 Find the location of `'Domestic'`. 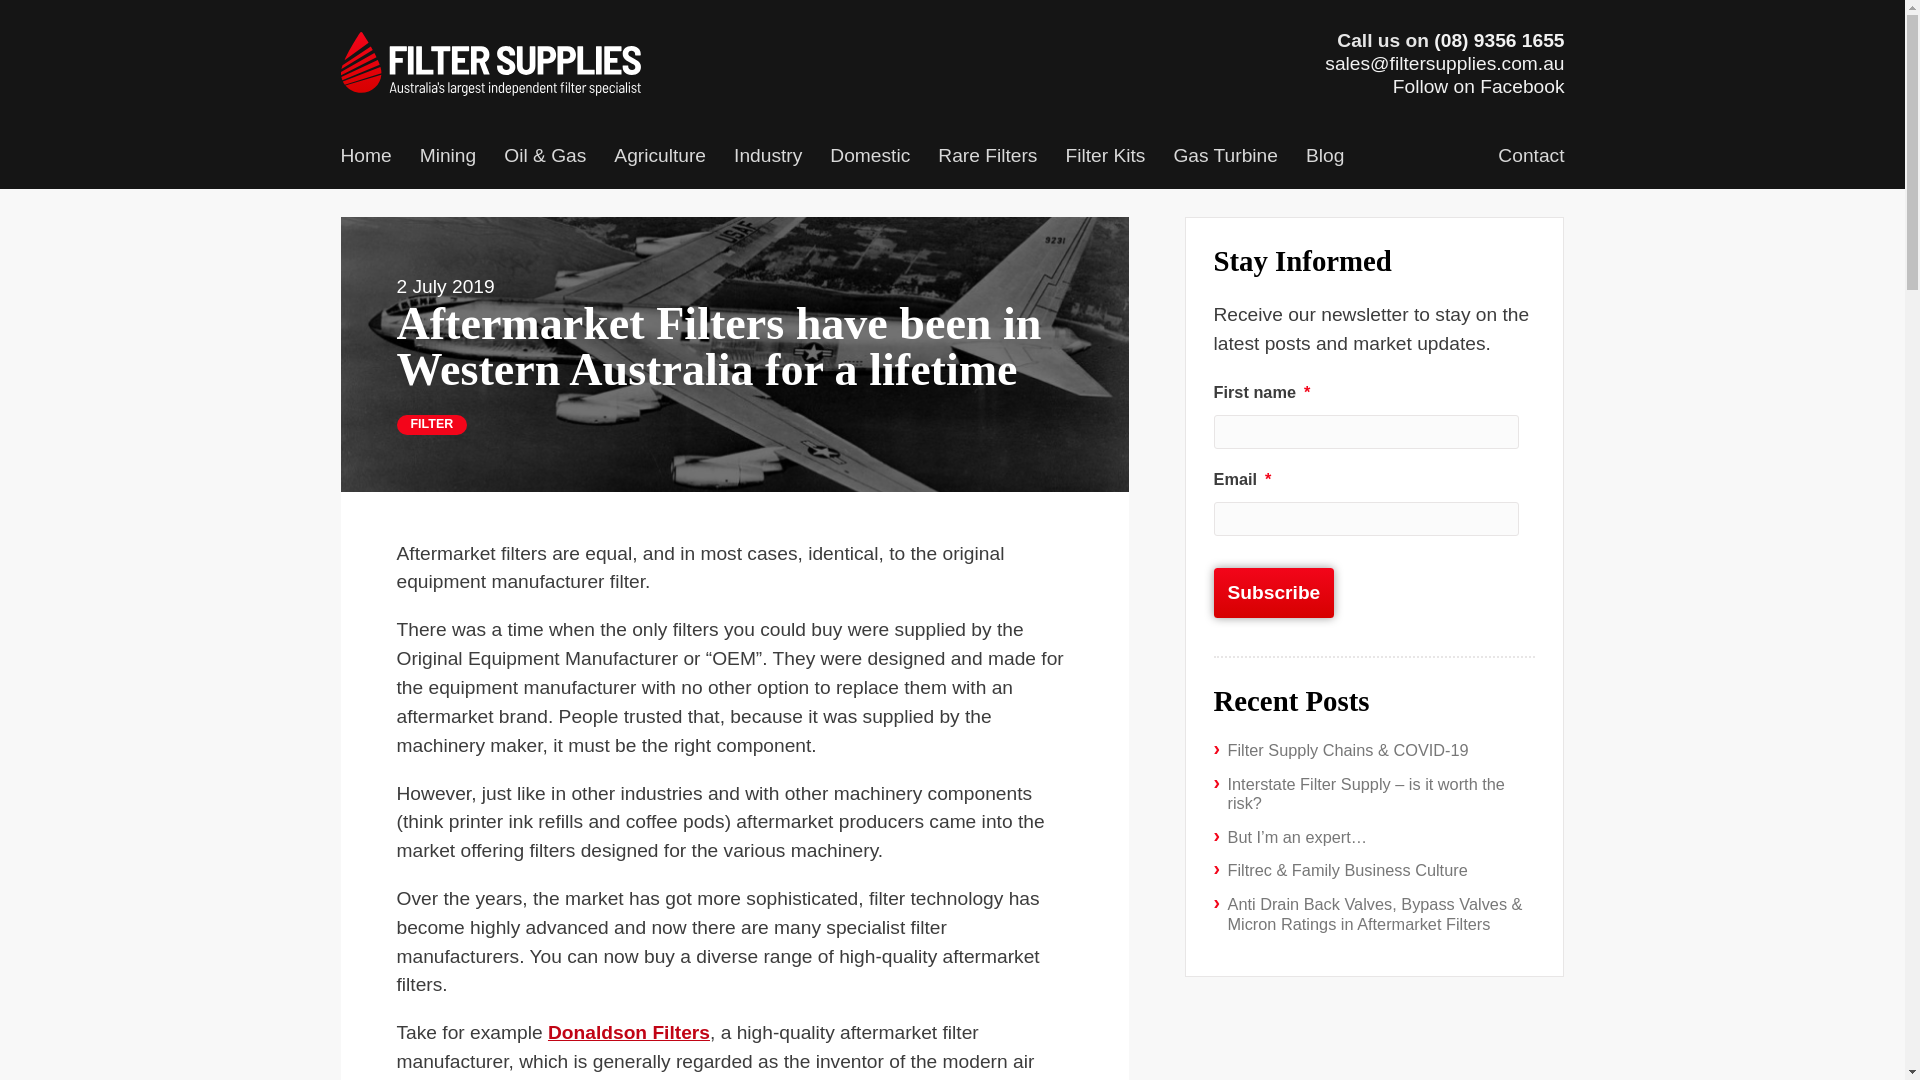

'Domestic' is located at coordinates (869, 157).